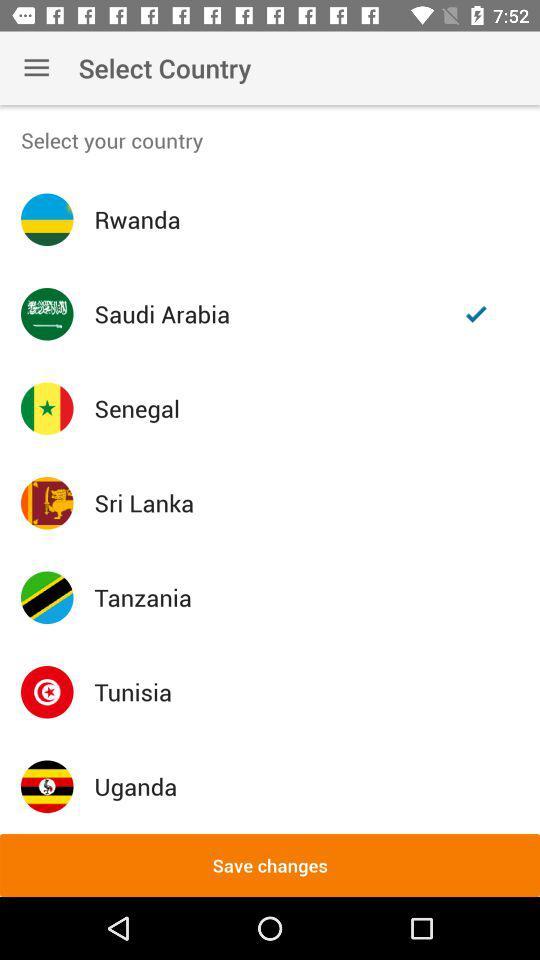 This screenshot has width=540, height=960. Describe the element at coordinates (36, 68) in the screenshot. I see `the app to the left of select country app` at that location.